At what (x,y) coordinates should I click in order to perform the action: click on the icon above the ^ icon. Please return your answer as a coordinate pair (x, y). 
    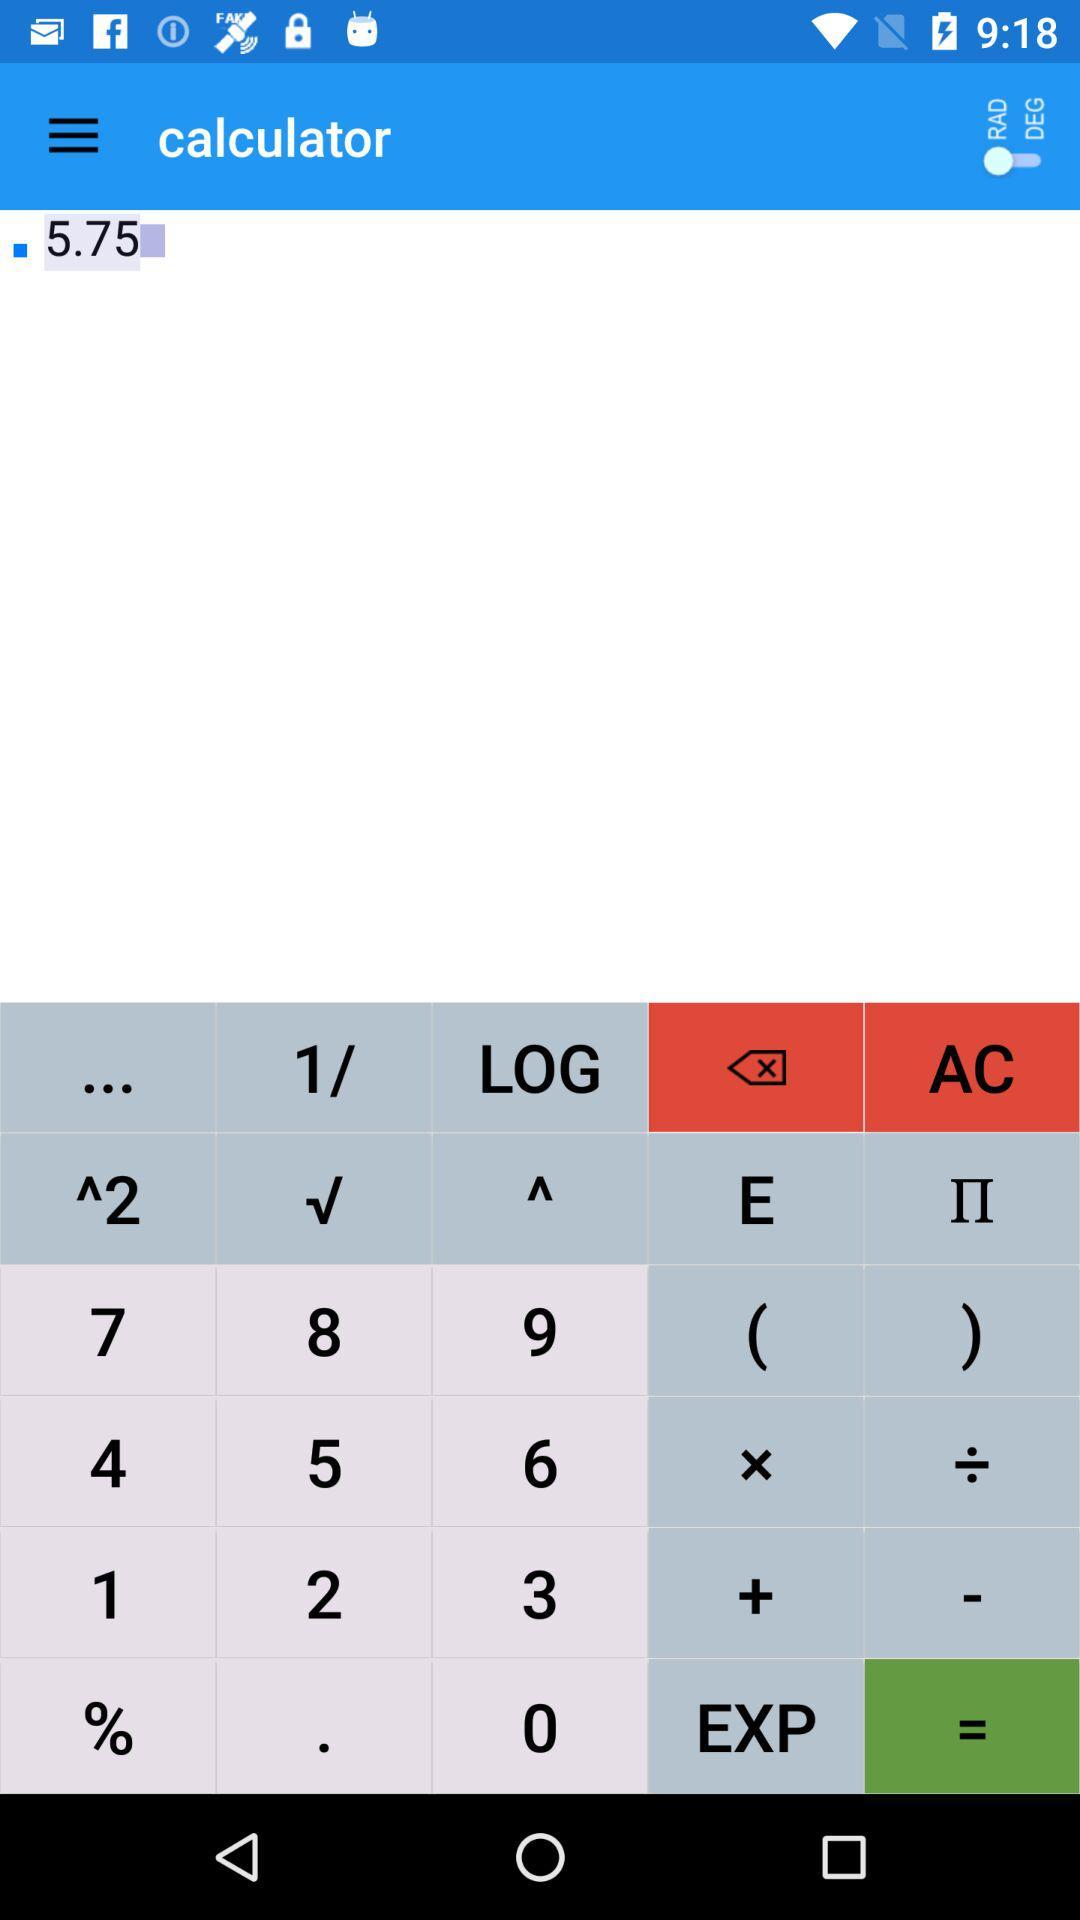
    Looking at the image, I should click on (756, 1066).